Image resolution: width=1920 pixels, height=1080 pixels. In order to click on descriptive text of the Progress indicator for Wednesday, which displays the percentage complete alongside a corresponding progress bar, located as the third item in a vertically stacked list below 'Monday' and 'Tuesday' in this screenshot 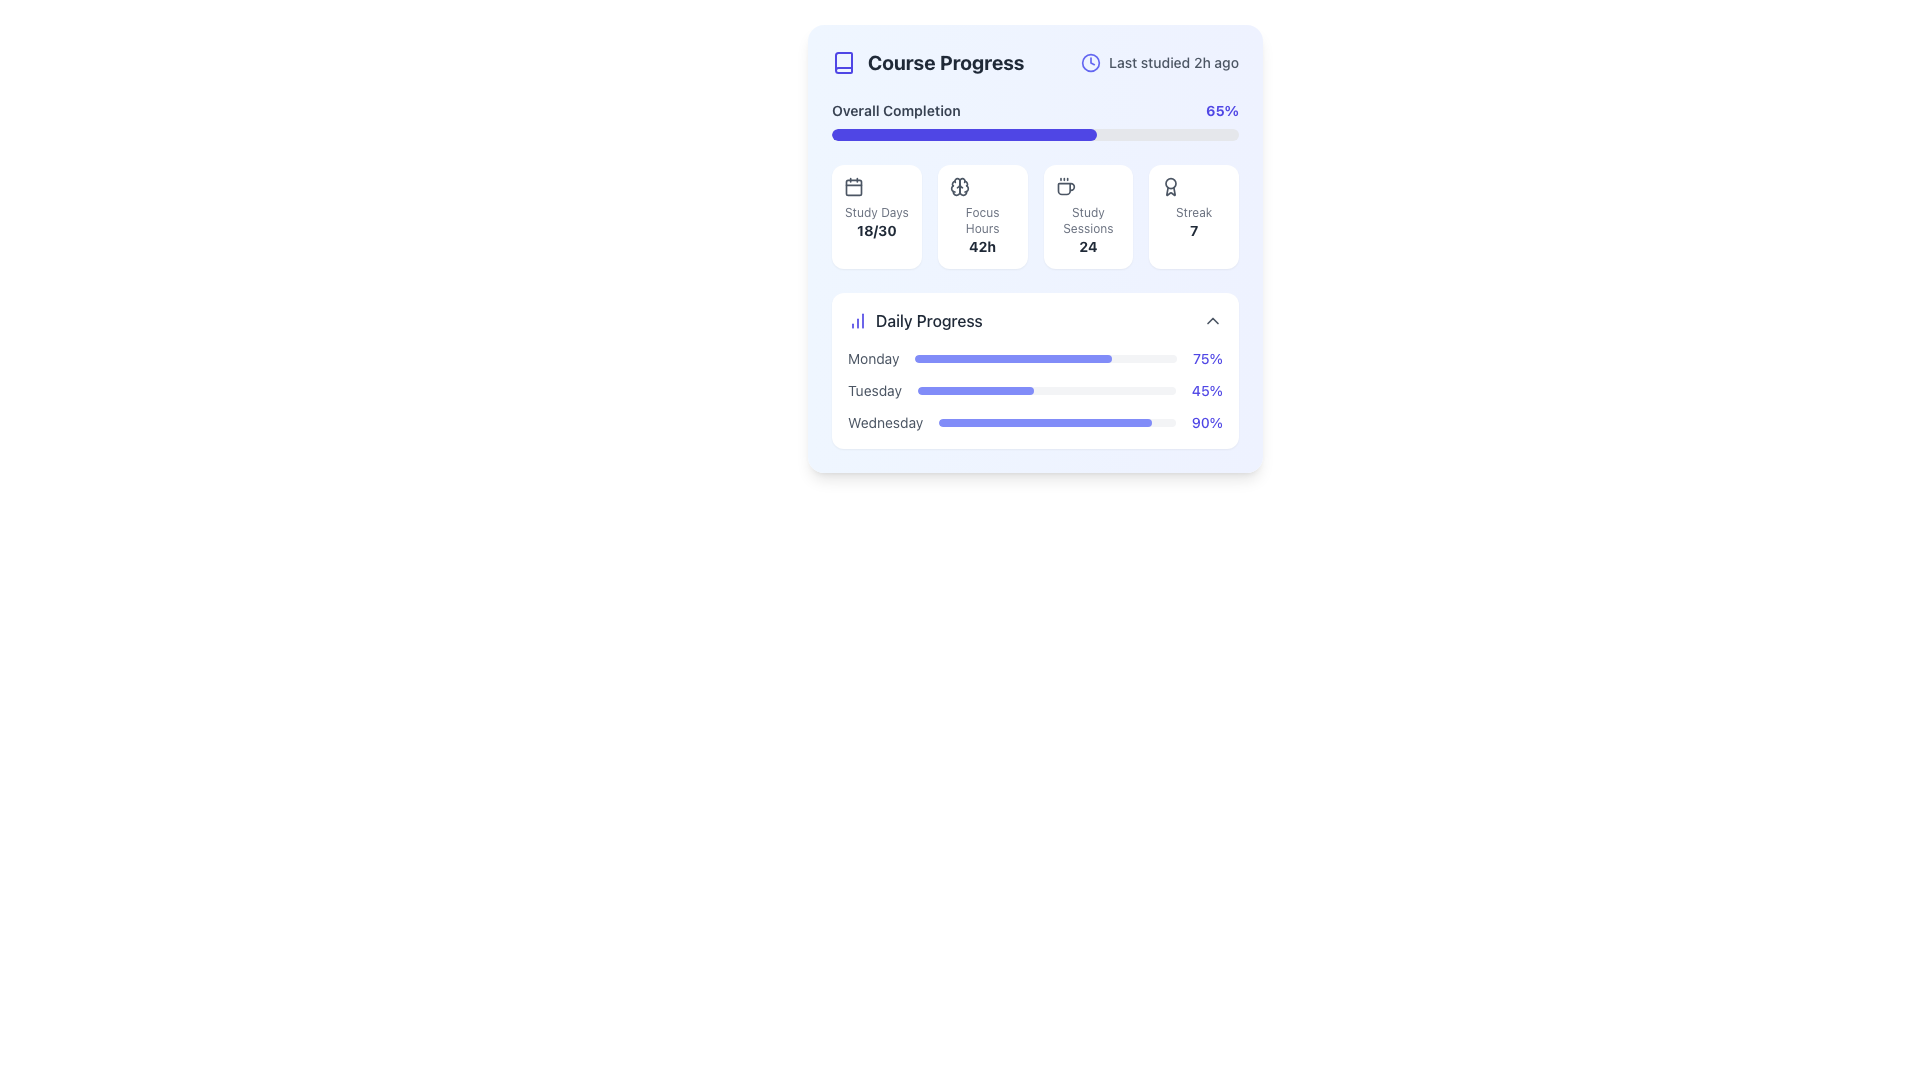, I will do `click(1035, 422)`.